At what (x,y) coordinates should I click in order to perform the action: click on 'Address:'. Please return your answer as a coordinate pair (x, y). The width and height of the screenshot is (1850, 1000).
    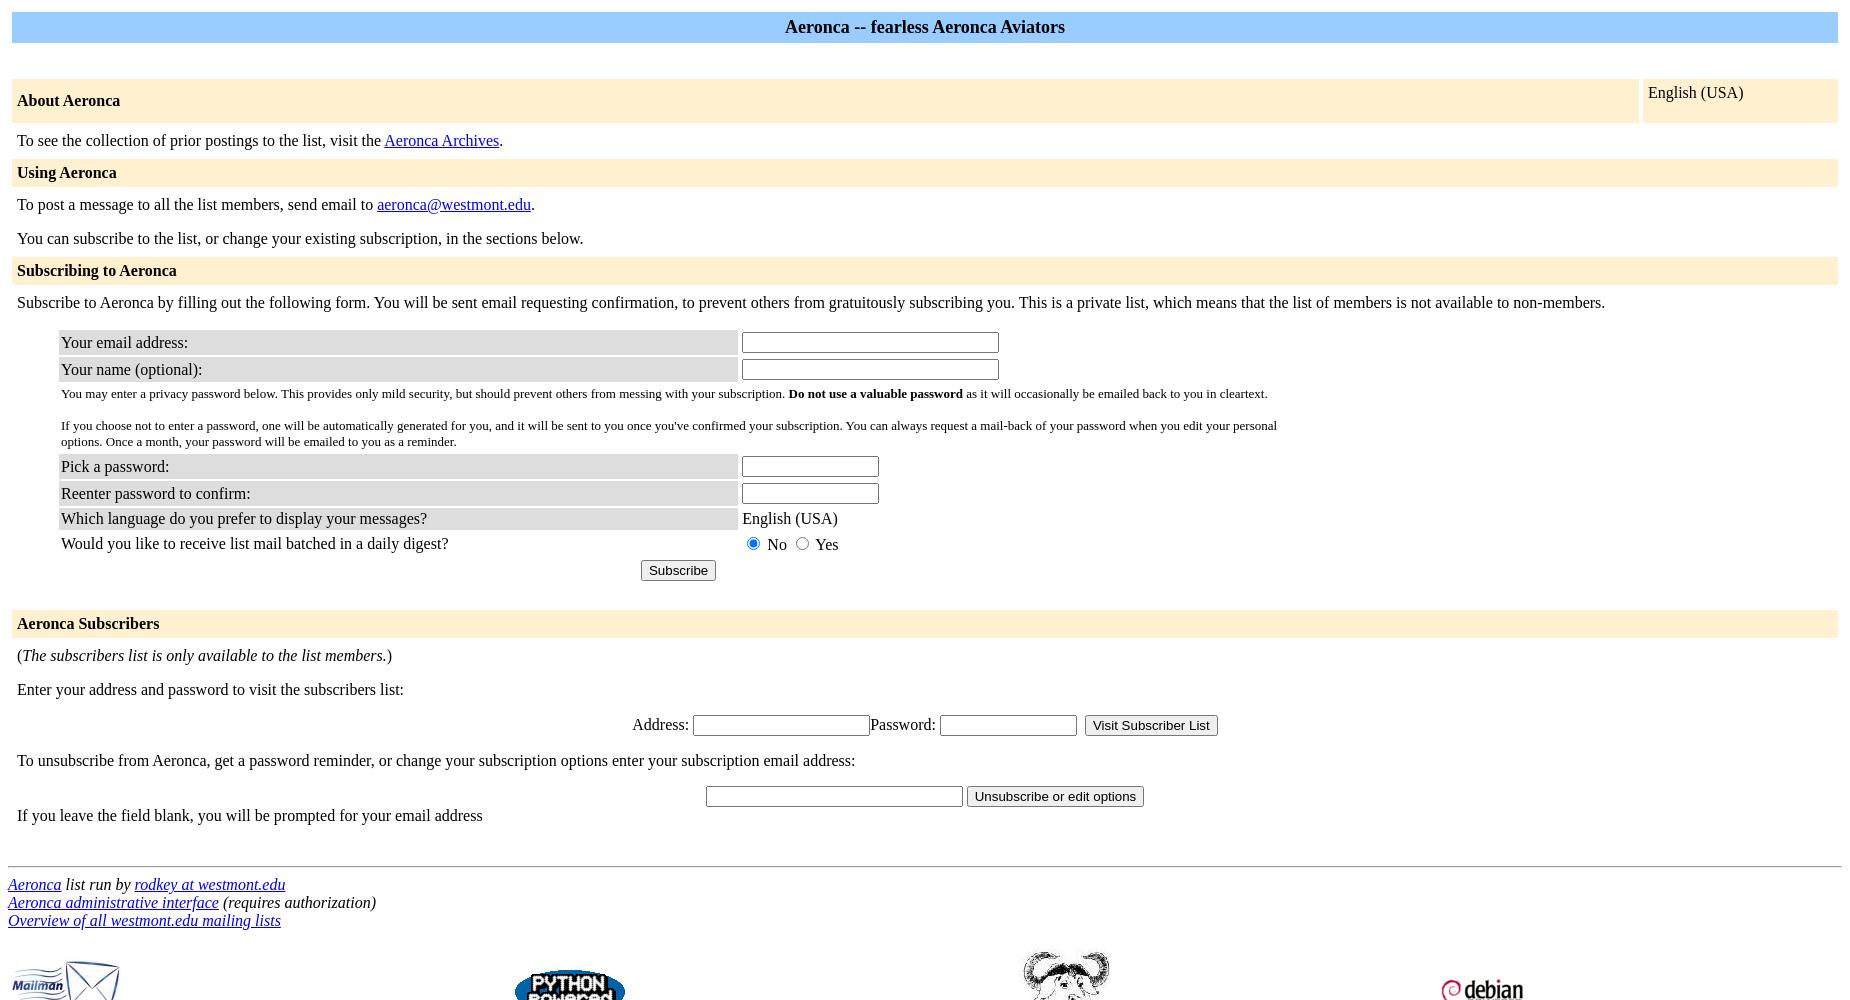
    Looking at the image, I should click on (662, 723).